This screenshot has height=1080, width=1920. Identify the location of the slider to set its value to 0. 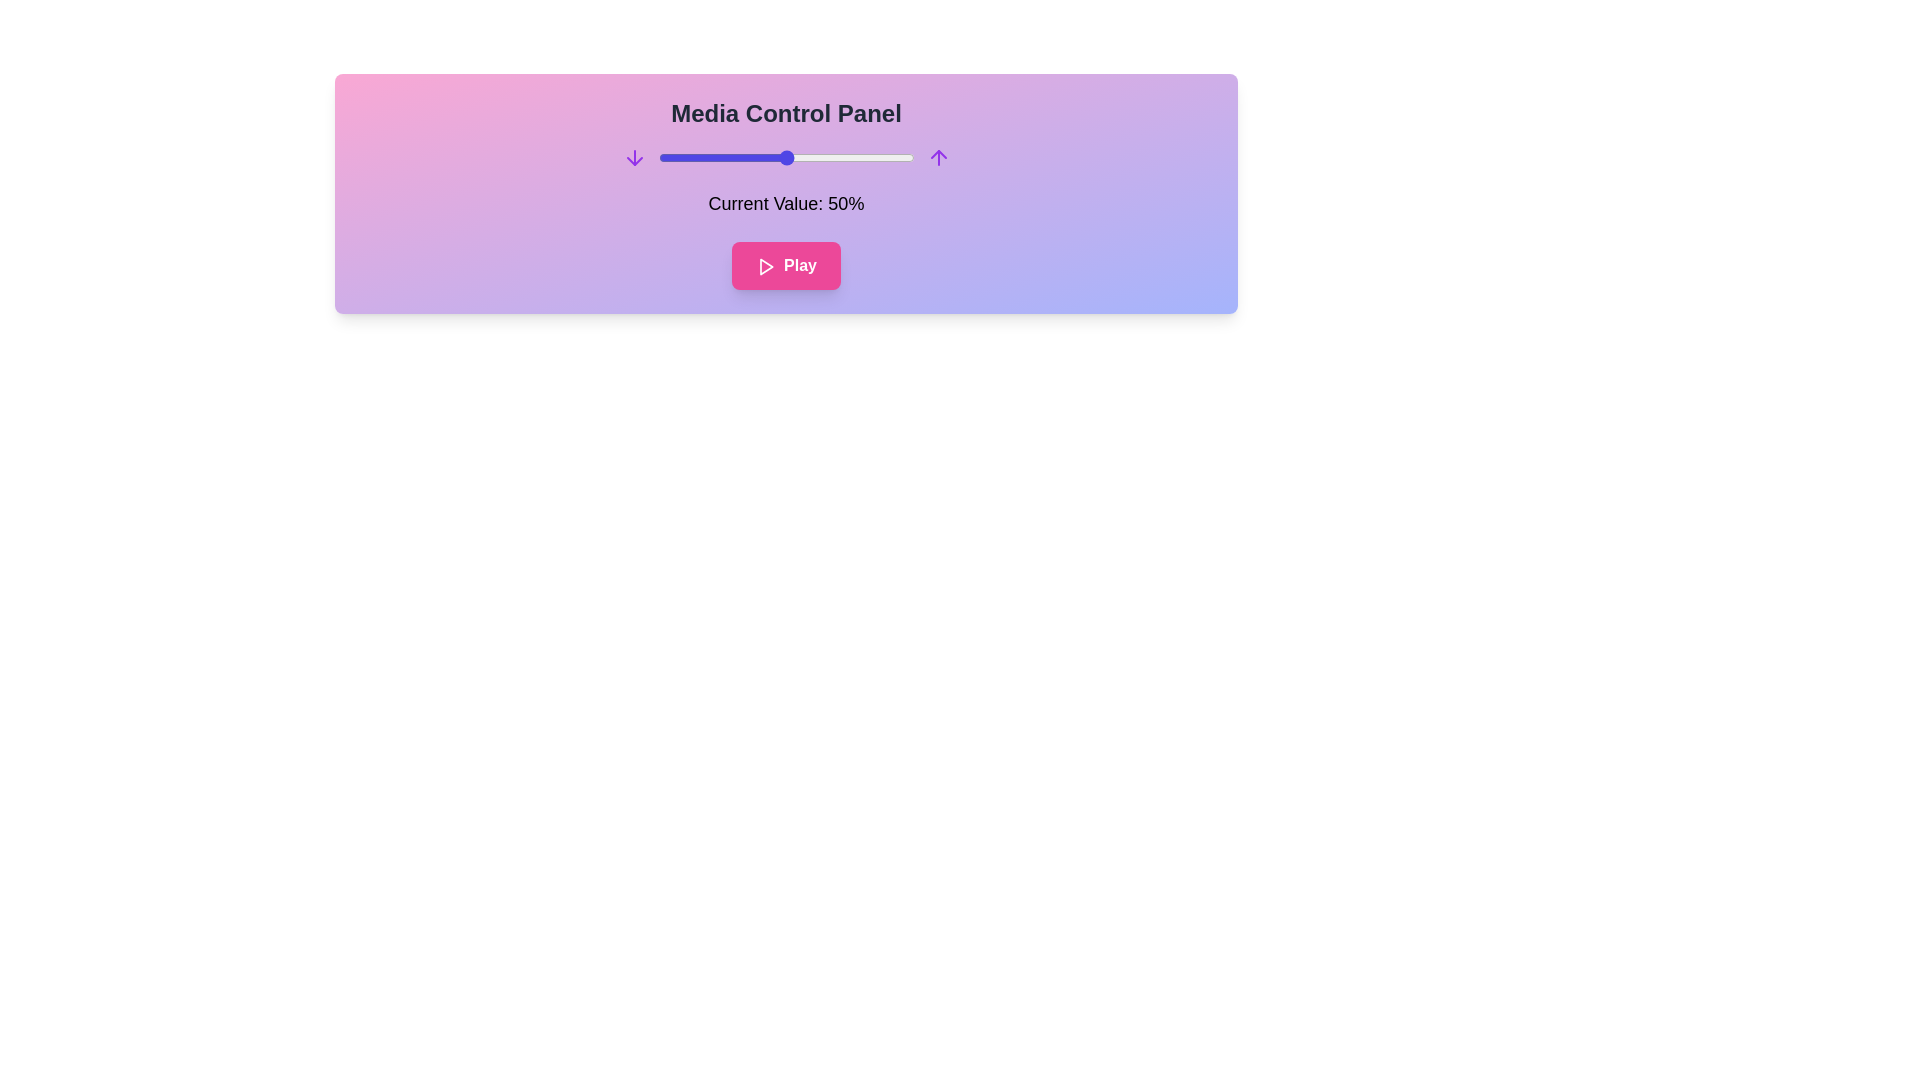
(658, 157).